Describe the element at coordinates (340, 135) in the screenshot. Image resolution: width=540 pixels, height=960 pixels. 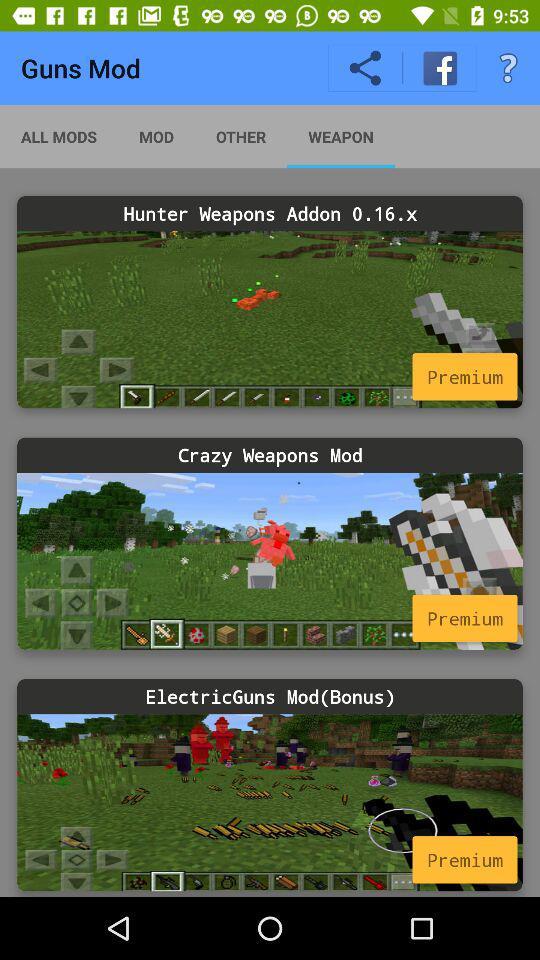
I see `weapon app` at that location.